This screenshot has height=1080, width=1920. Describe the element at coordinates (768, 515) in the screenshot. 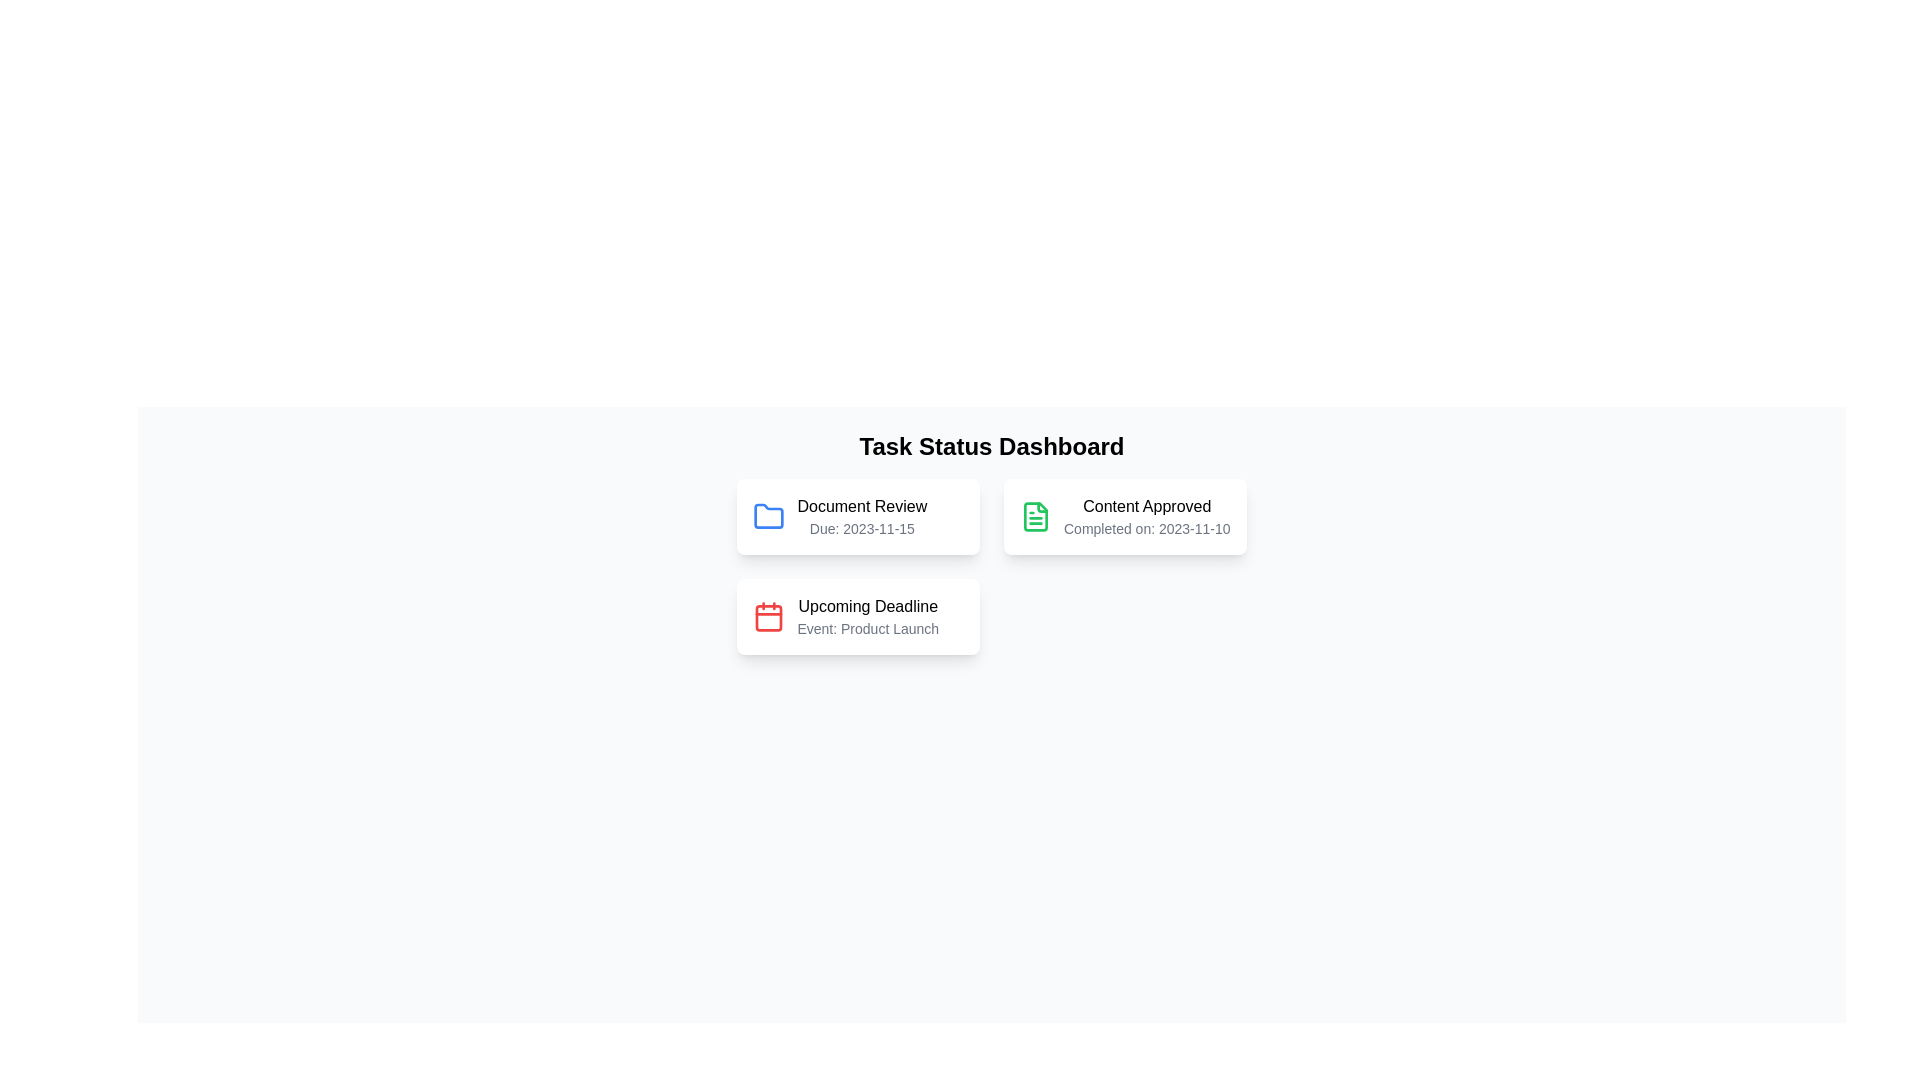

I see `the icon representing the task of document review, which is located to the left of the text 'Document Review Due: 2023-11-15'` at that location.